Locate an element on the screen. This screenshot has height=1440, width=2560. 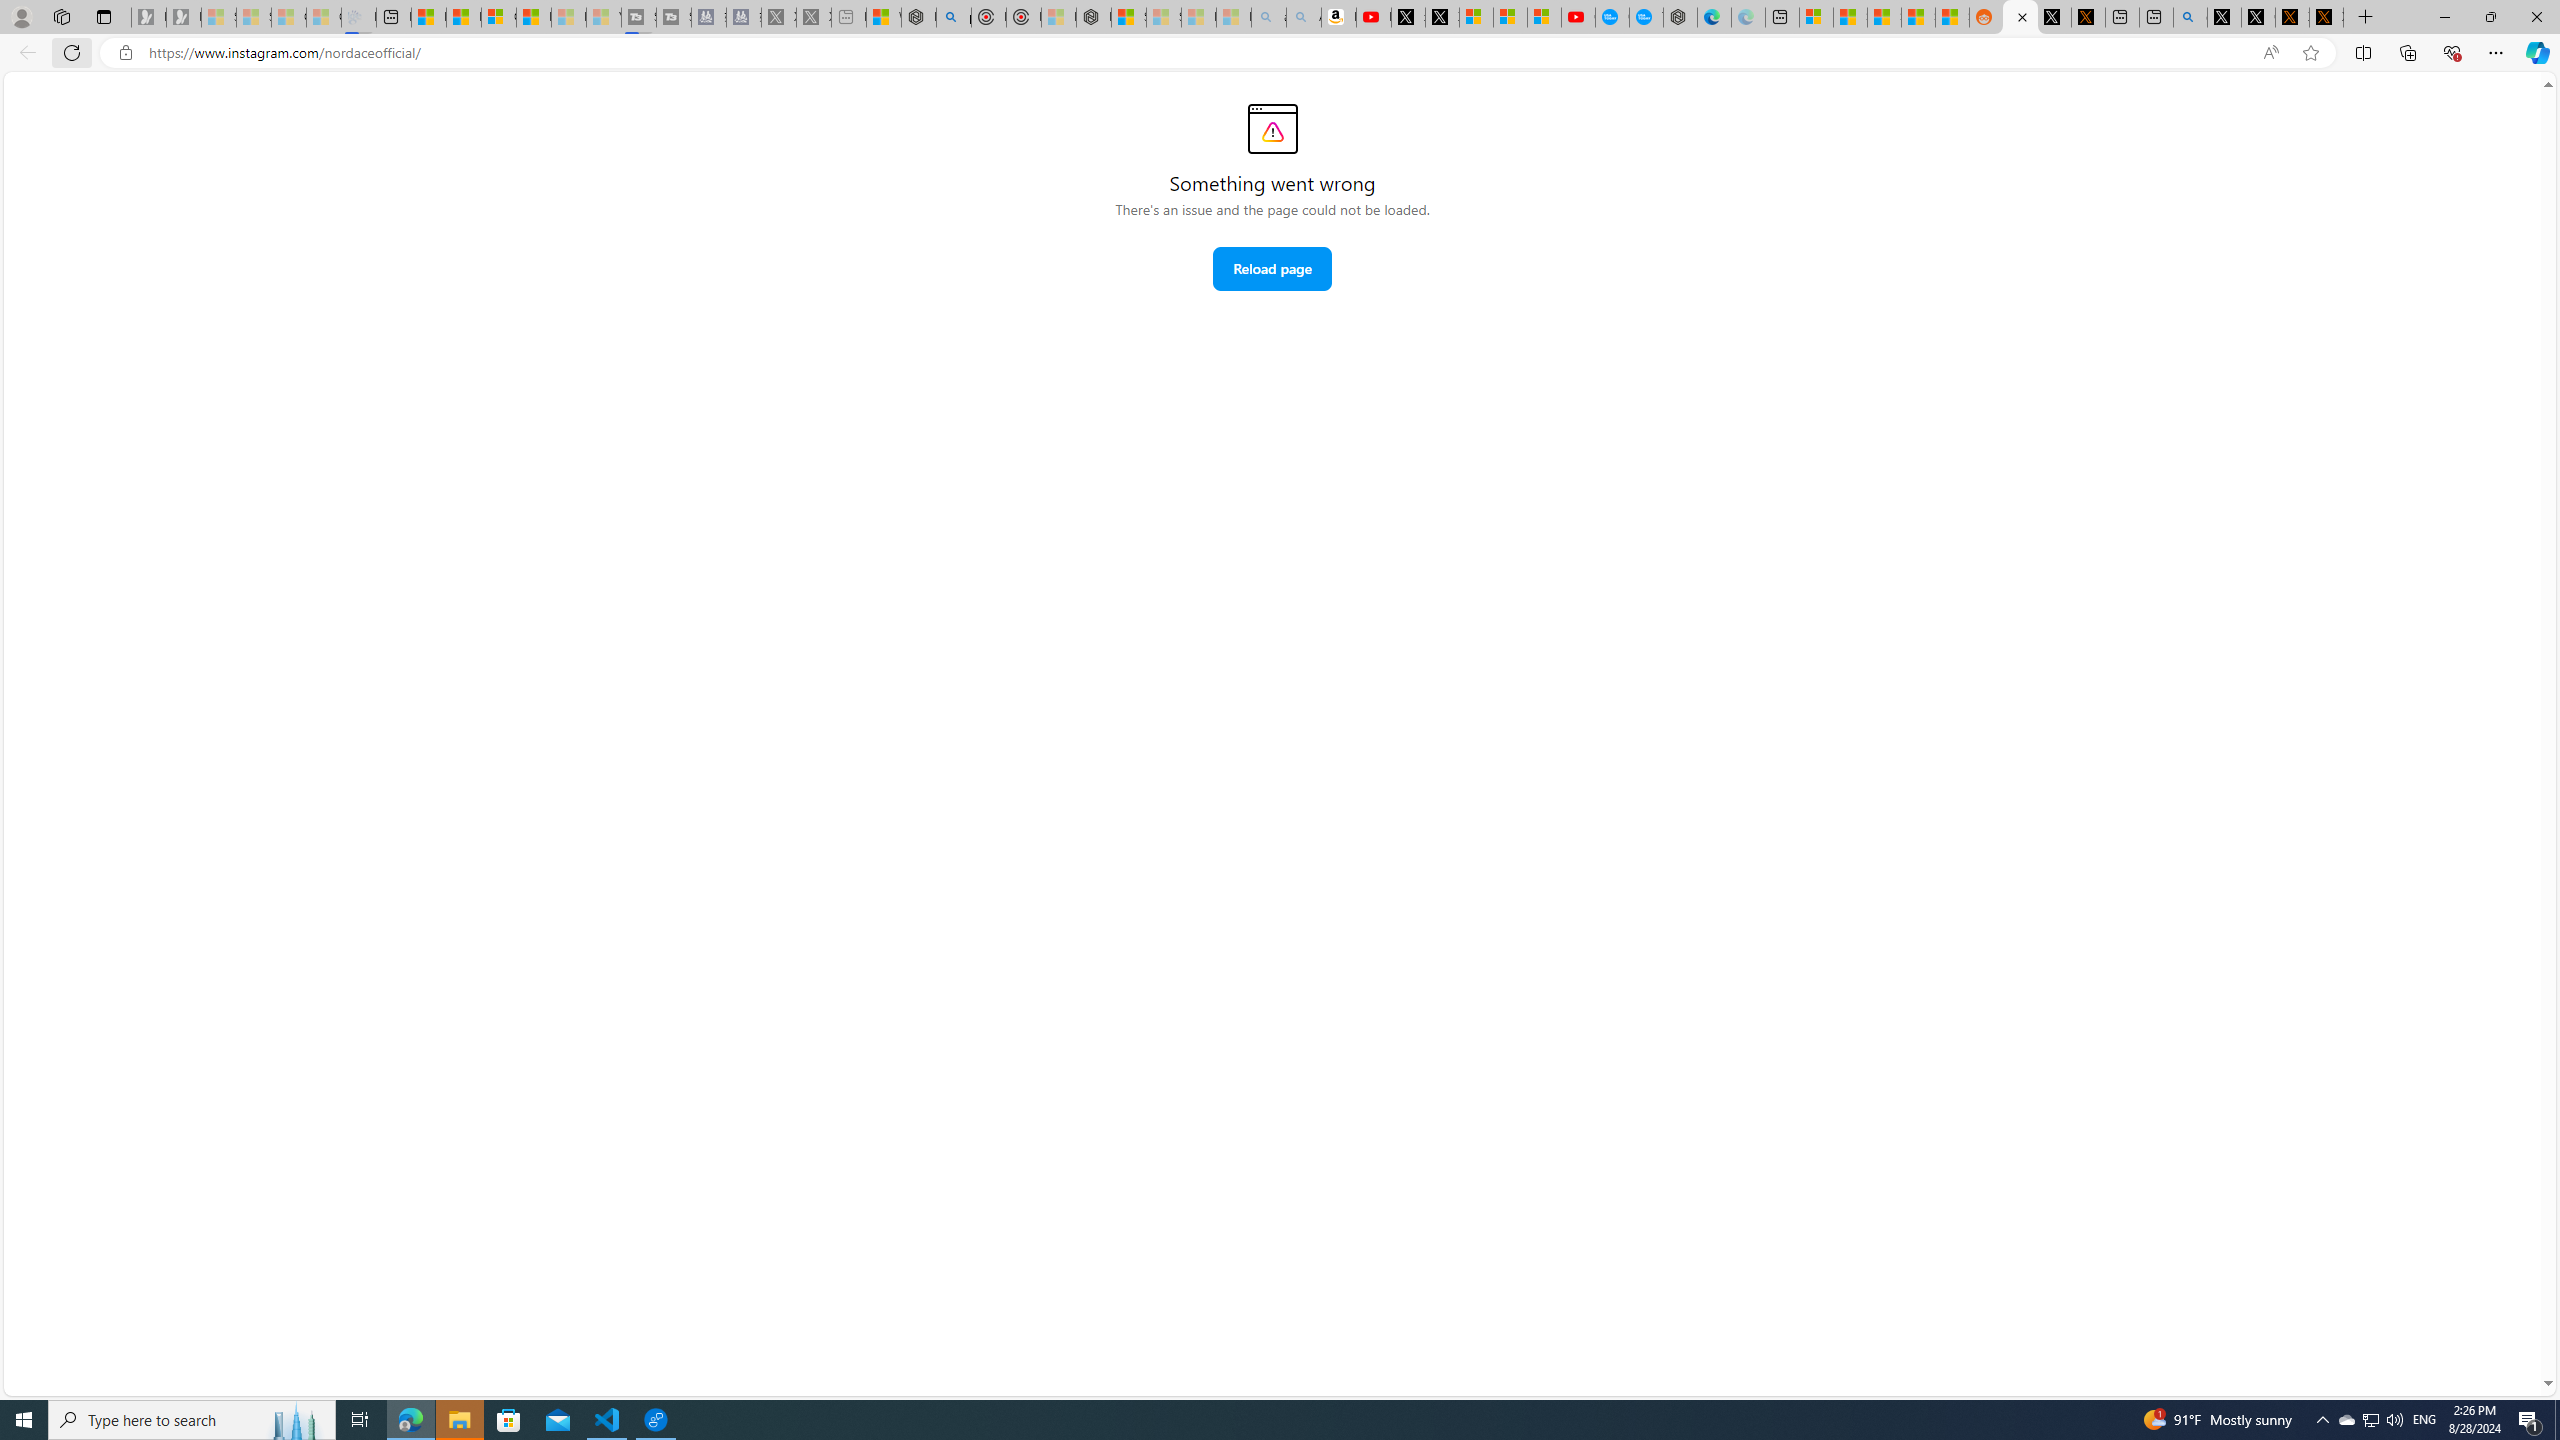
'Newsletter Sign Up - Sleeping' is located at coordinates (183, 16).